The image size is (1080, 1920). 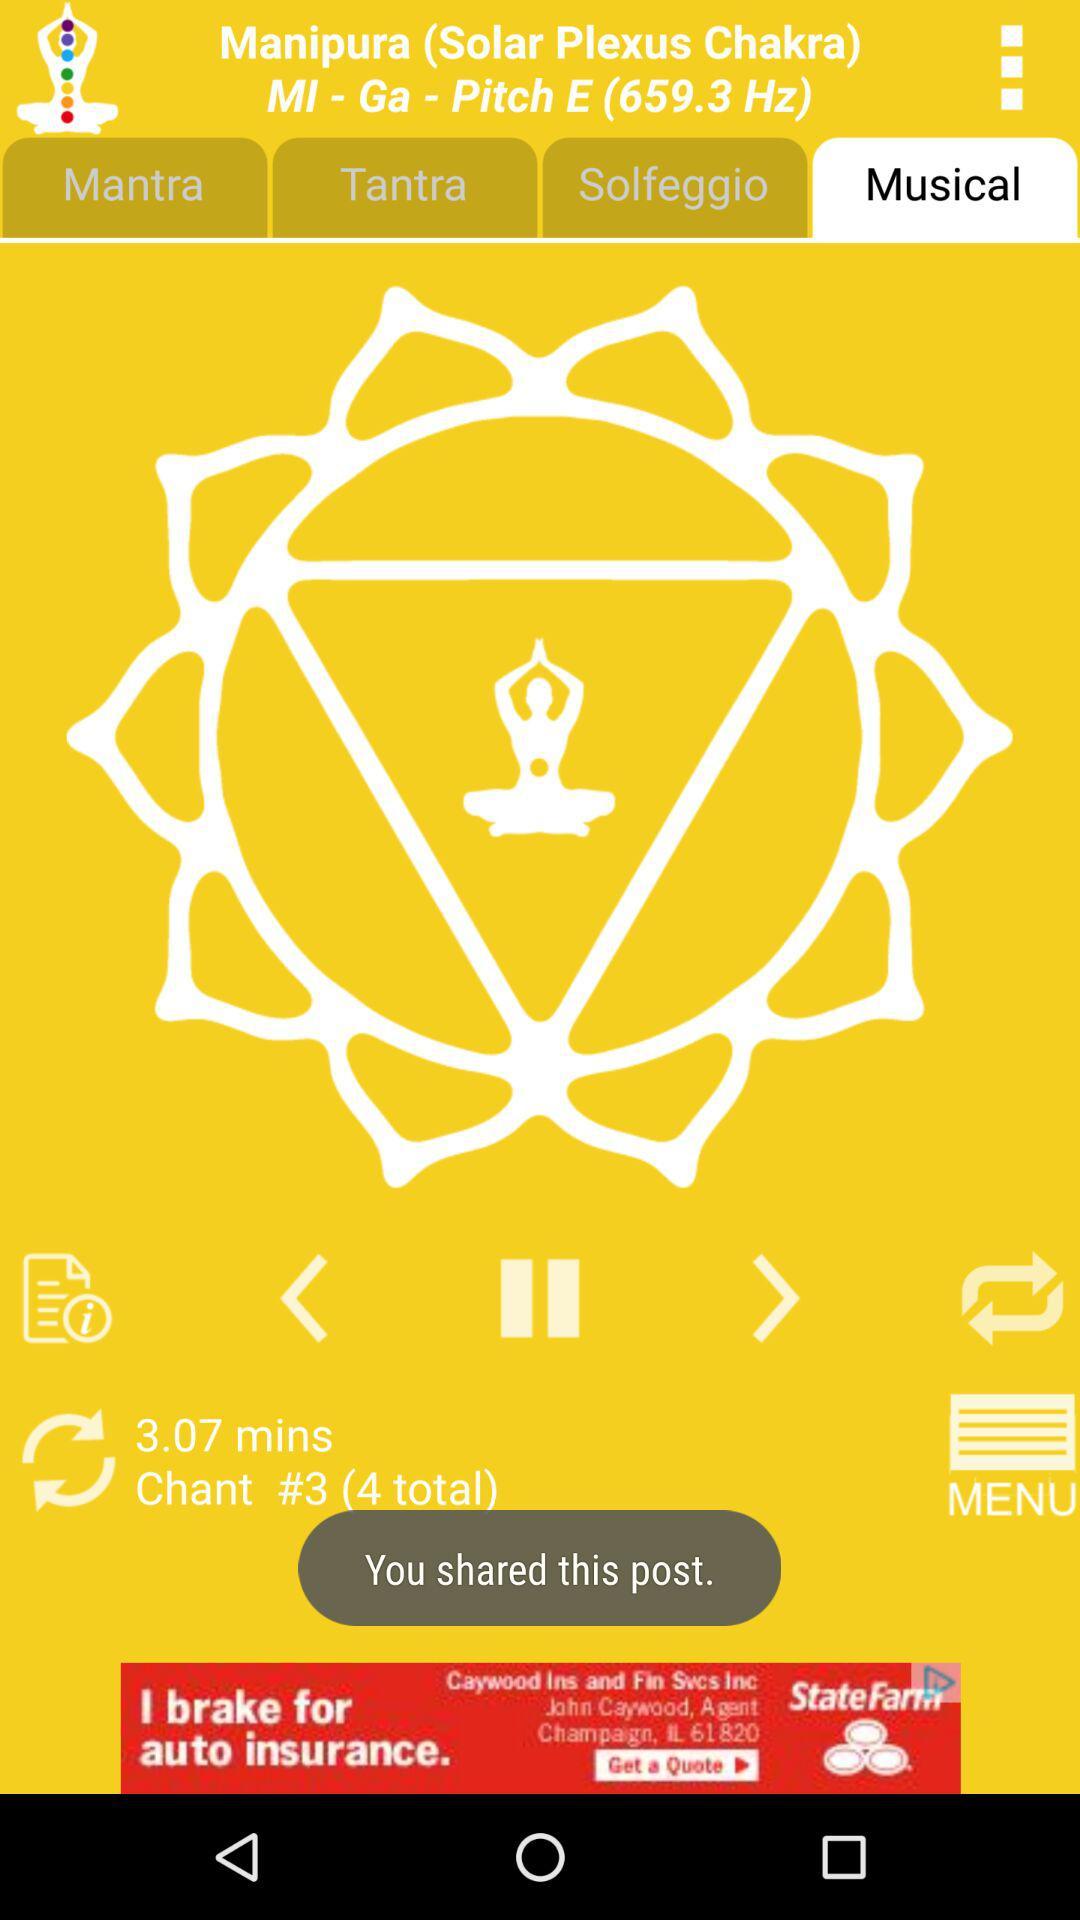 I want to click on the arrow_backward icon, so click(x=303, y=1388).